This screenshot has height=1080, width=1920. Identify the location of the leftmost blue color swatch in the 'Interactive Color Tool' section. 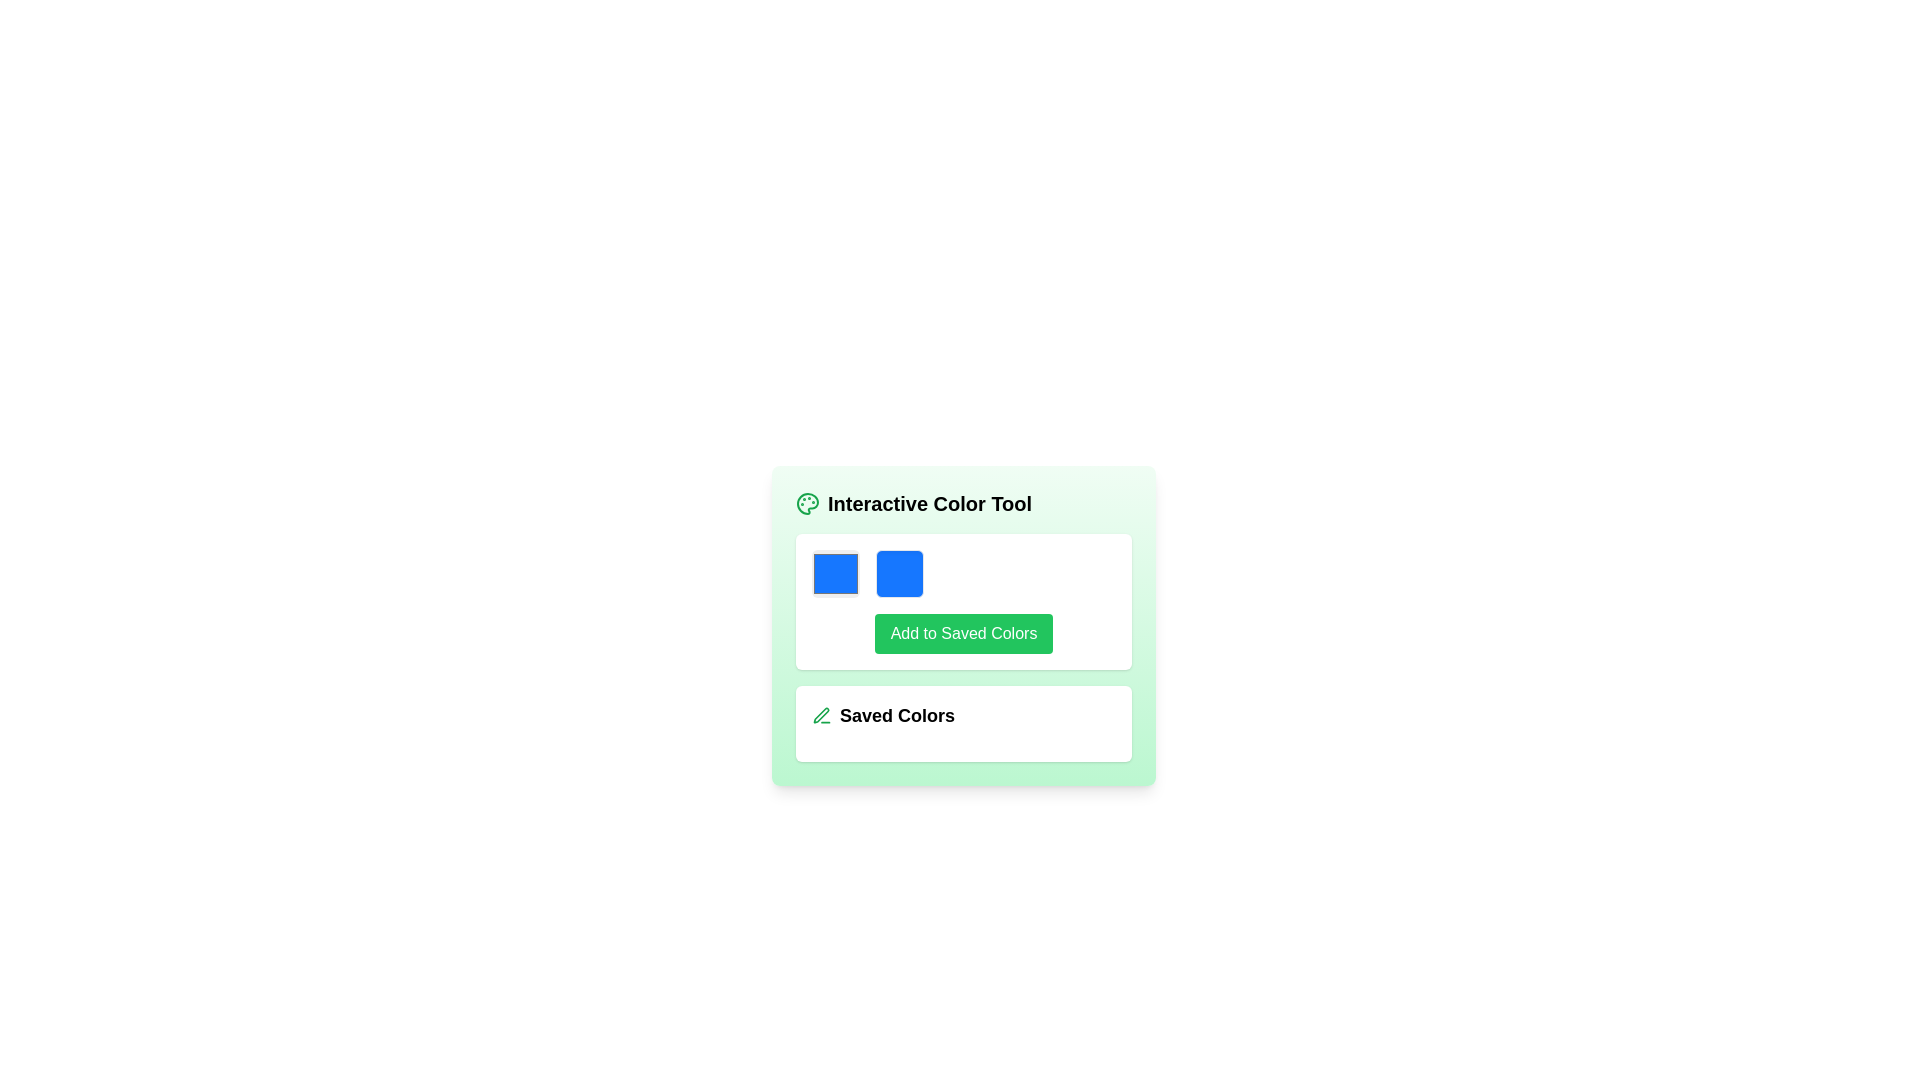
(835, 574).